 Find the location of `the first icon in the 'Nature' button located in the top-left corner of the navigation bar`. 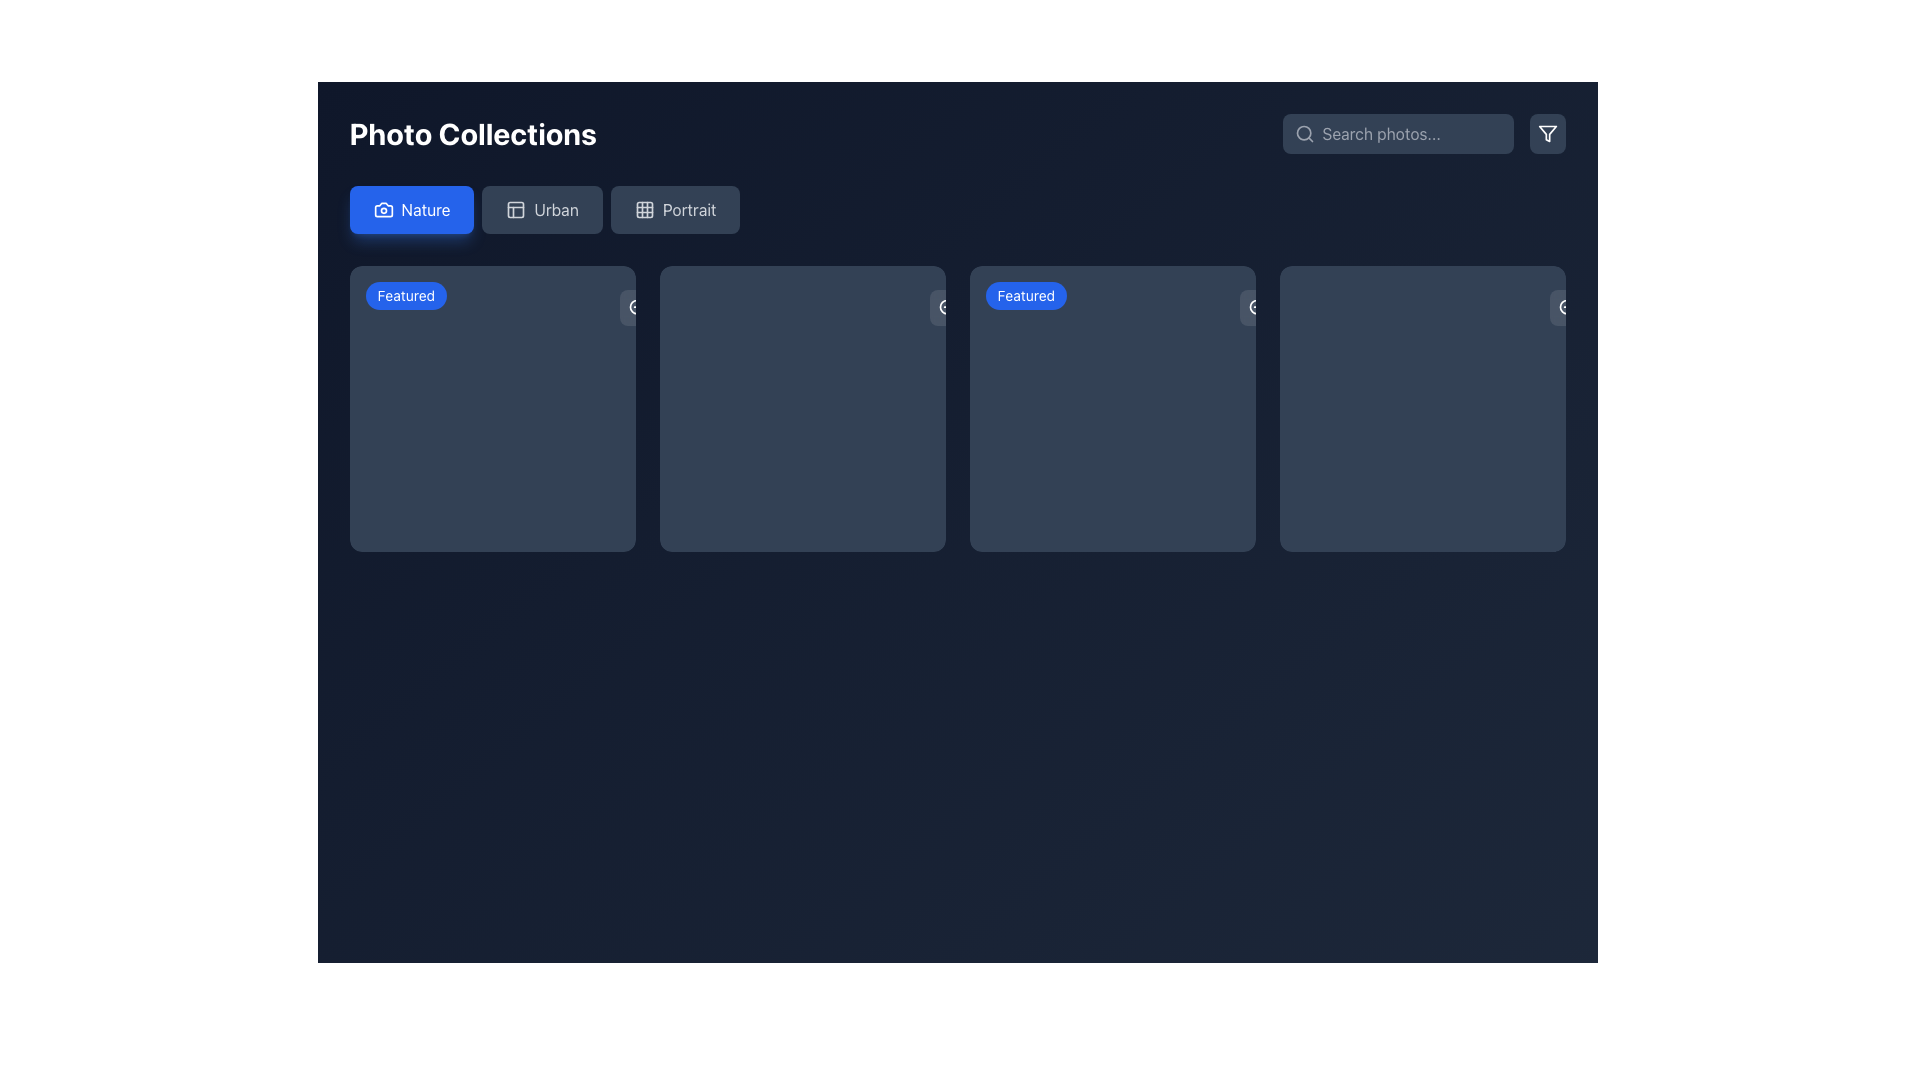

the first icon in the 'Nature' button located in the top-left corner of the navigation bar is located at coordinates (383, 209).